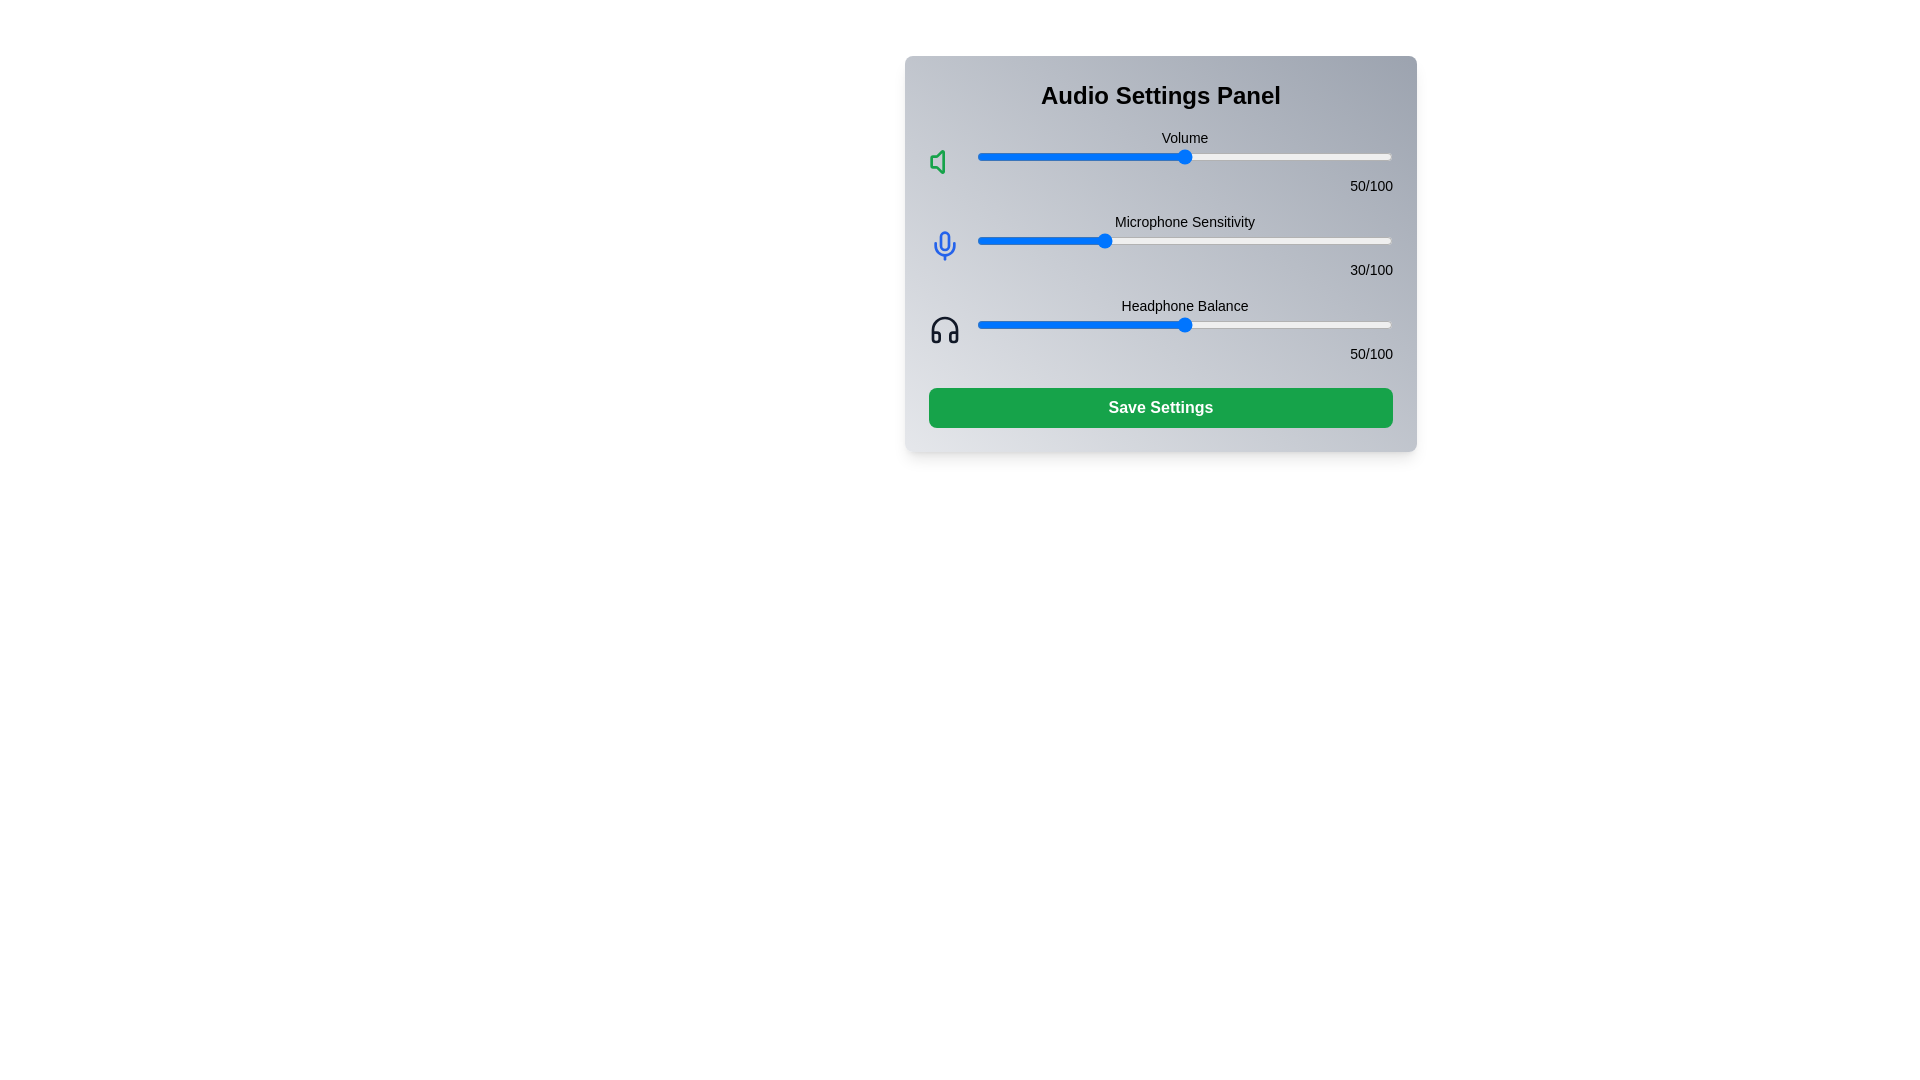 The width and height of the screenshot is (1920, 1080). What do you see at coordinates (1079, 156) in the screenshot?
I see `volume` at bounding box center [1079, 156].